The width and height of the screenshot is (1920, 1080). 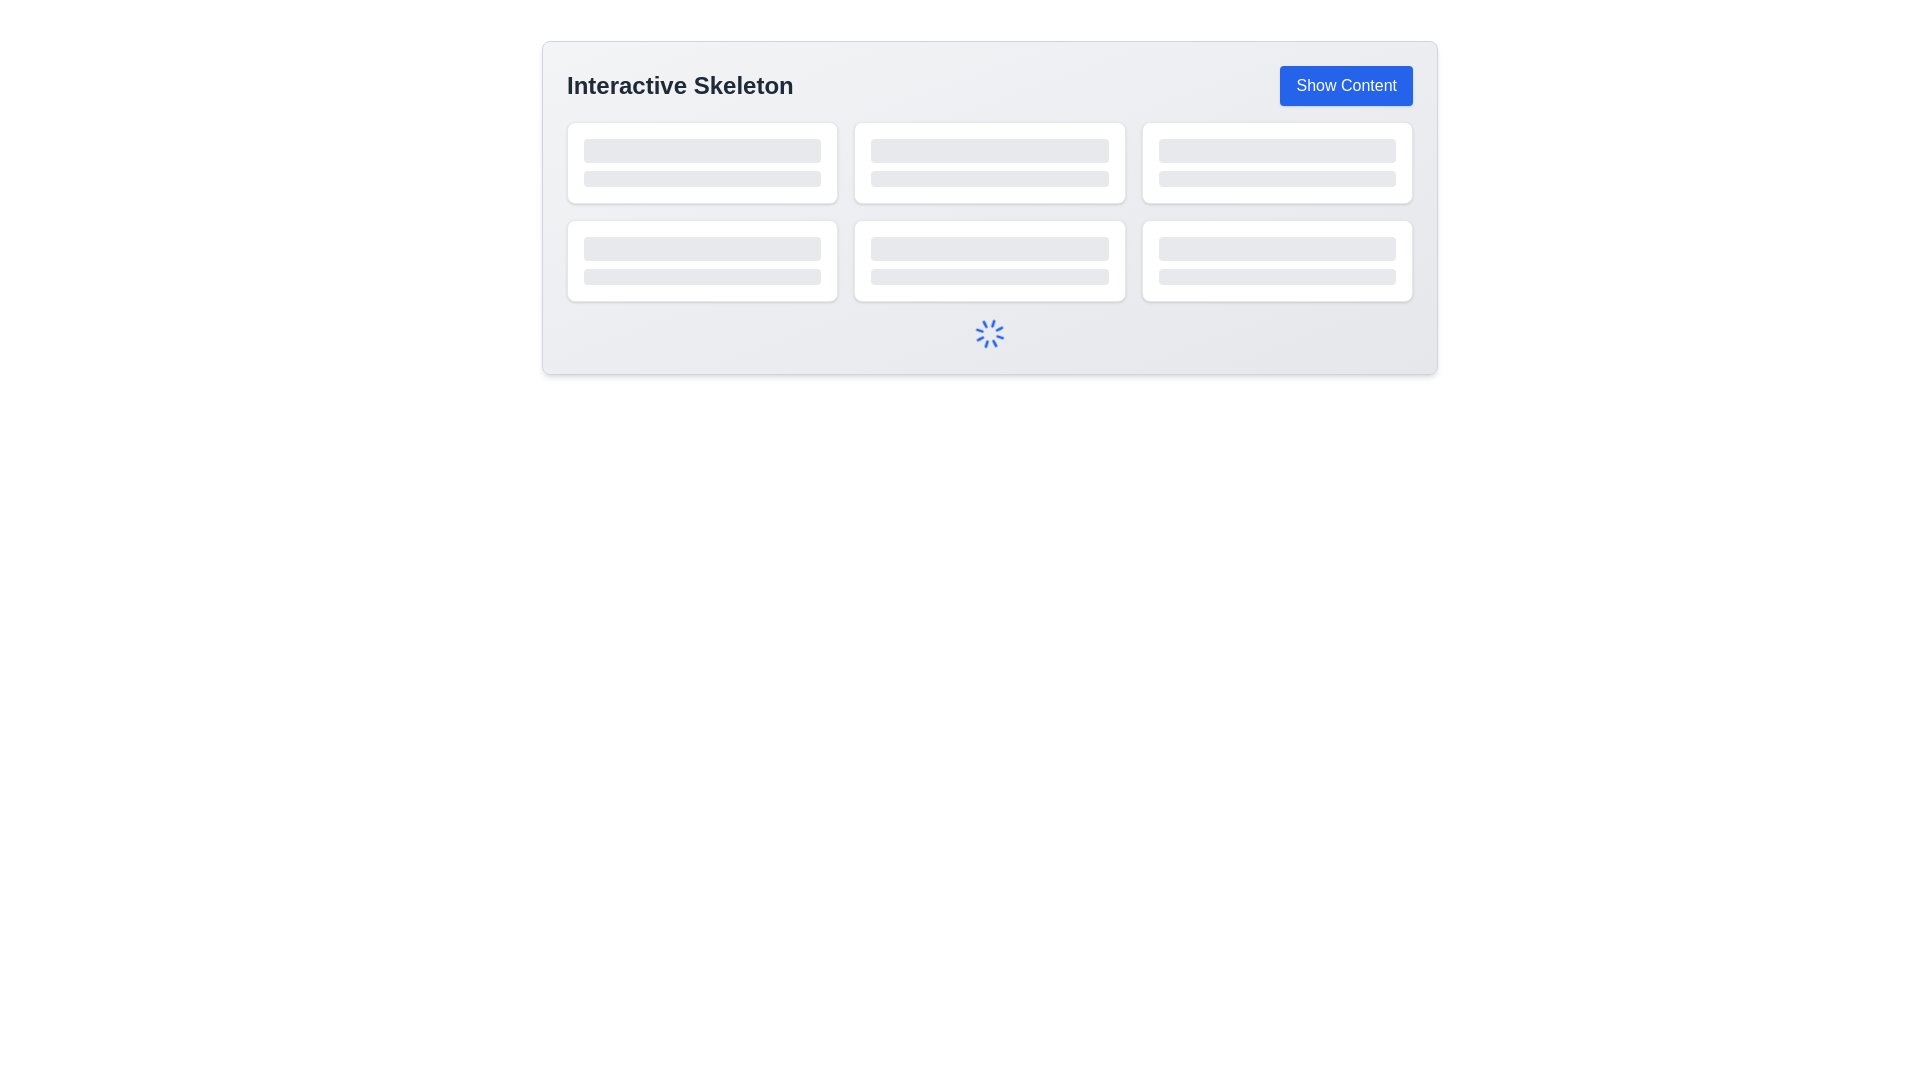 I want to click on the animated spinner, which is a blue circular animation located centrally below a set of six boxes, clearly visible among other UI elements, so click(x=989, y=333).